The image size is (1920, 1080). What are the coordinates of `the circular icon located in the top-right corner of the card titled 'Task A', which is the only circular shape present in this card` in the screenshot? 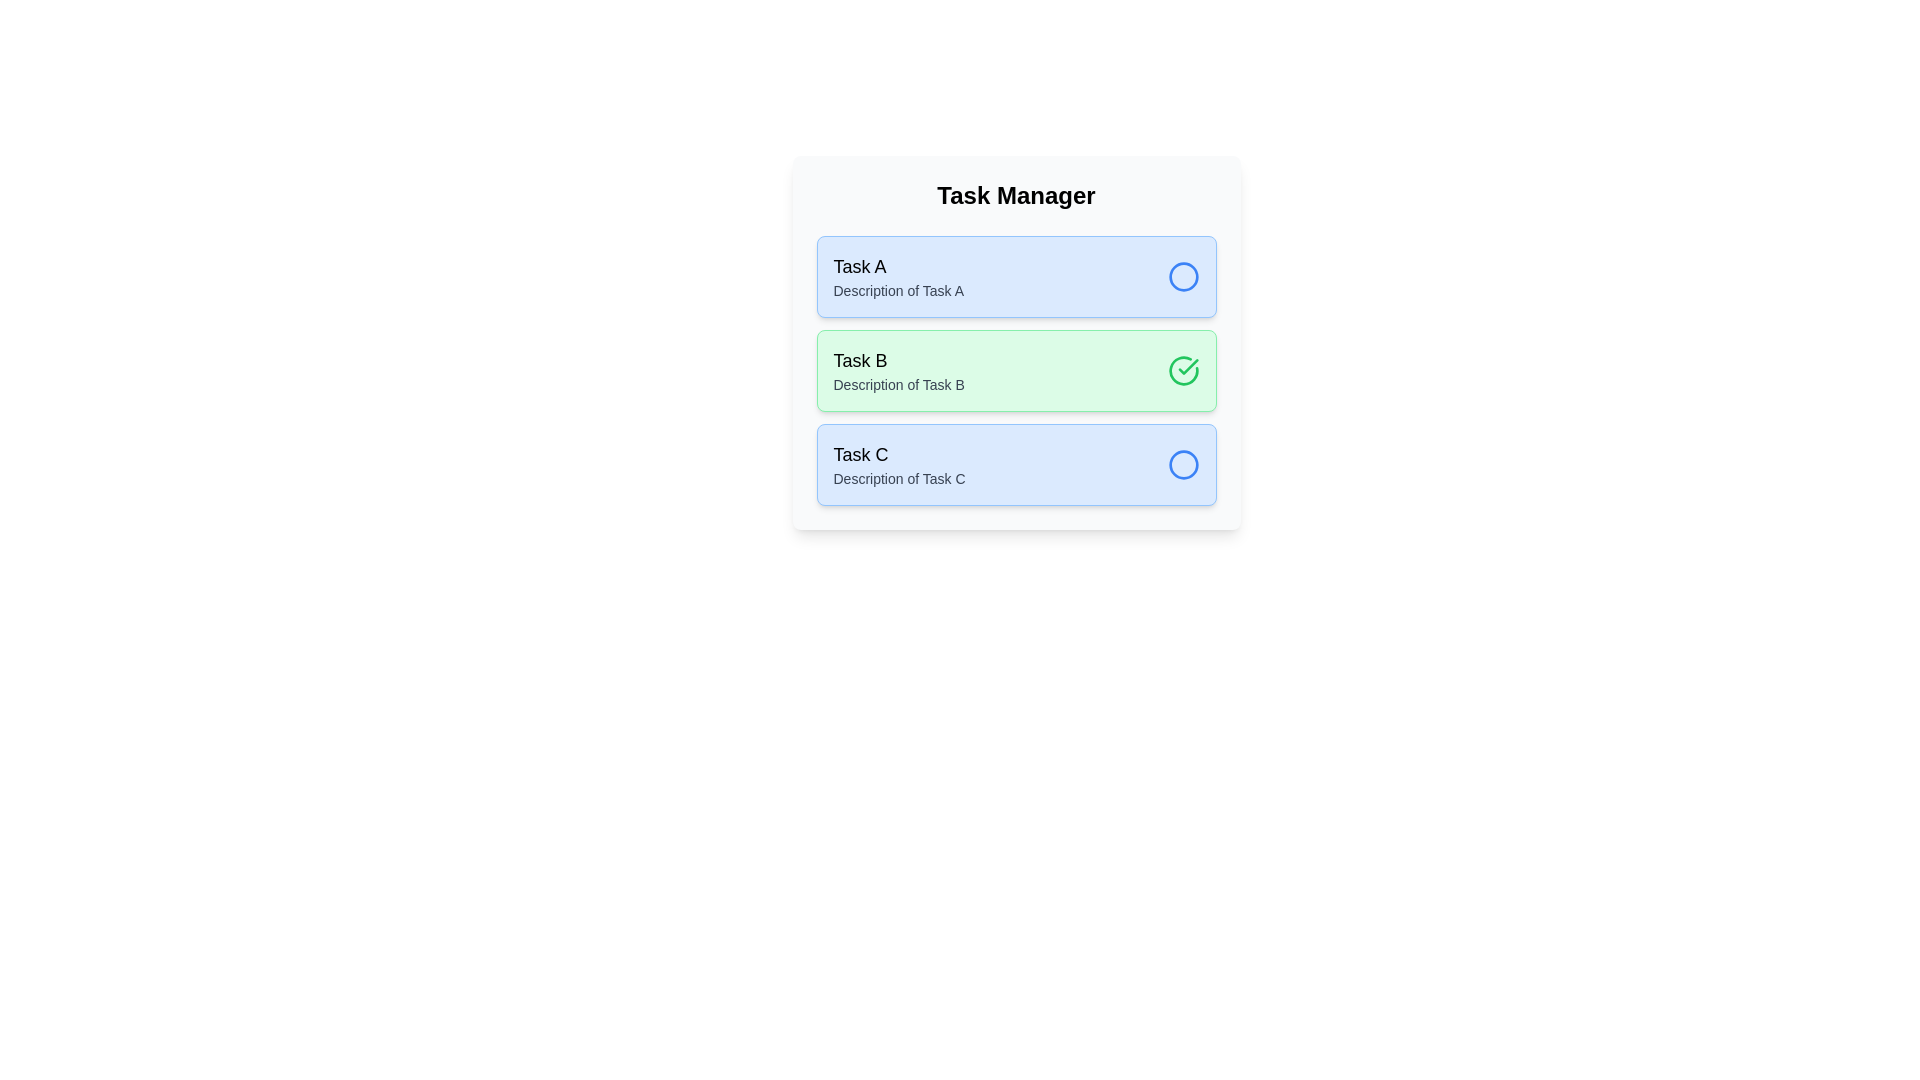 It's located at (1183, 465).